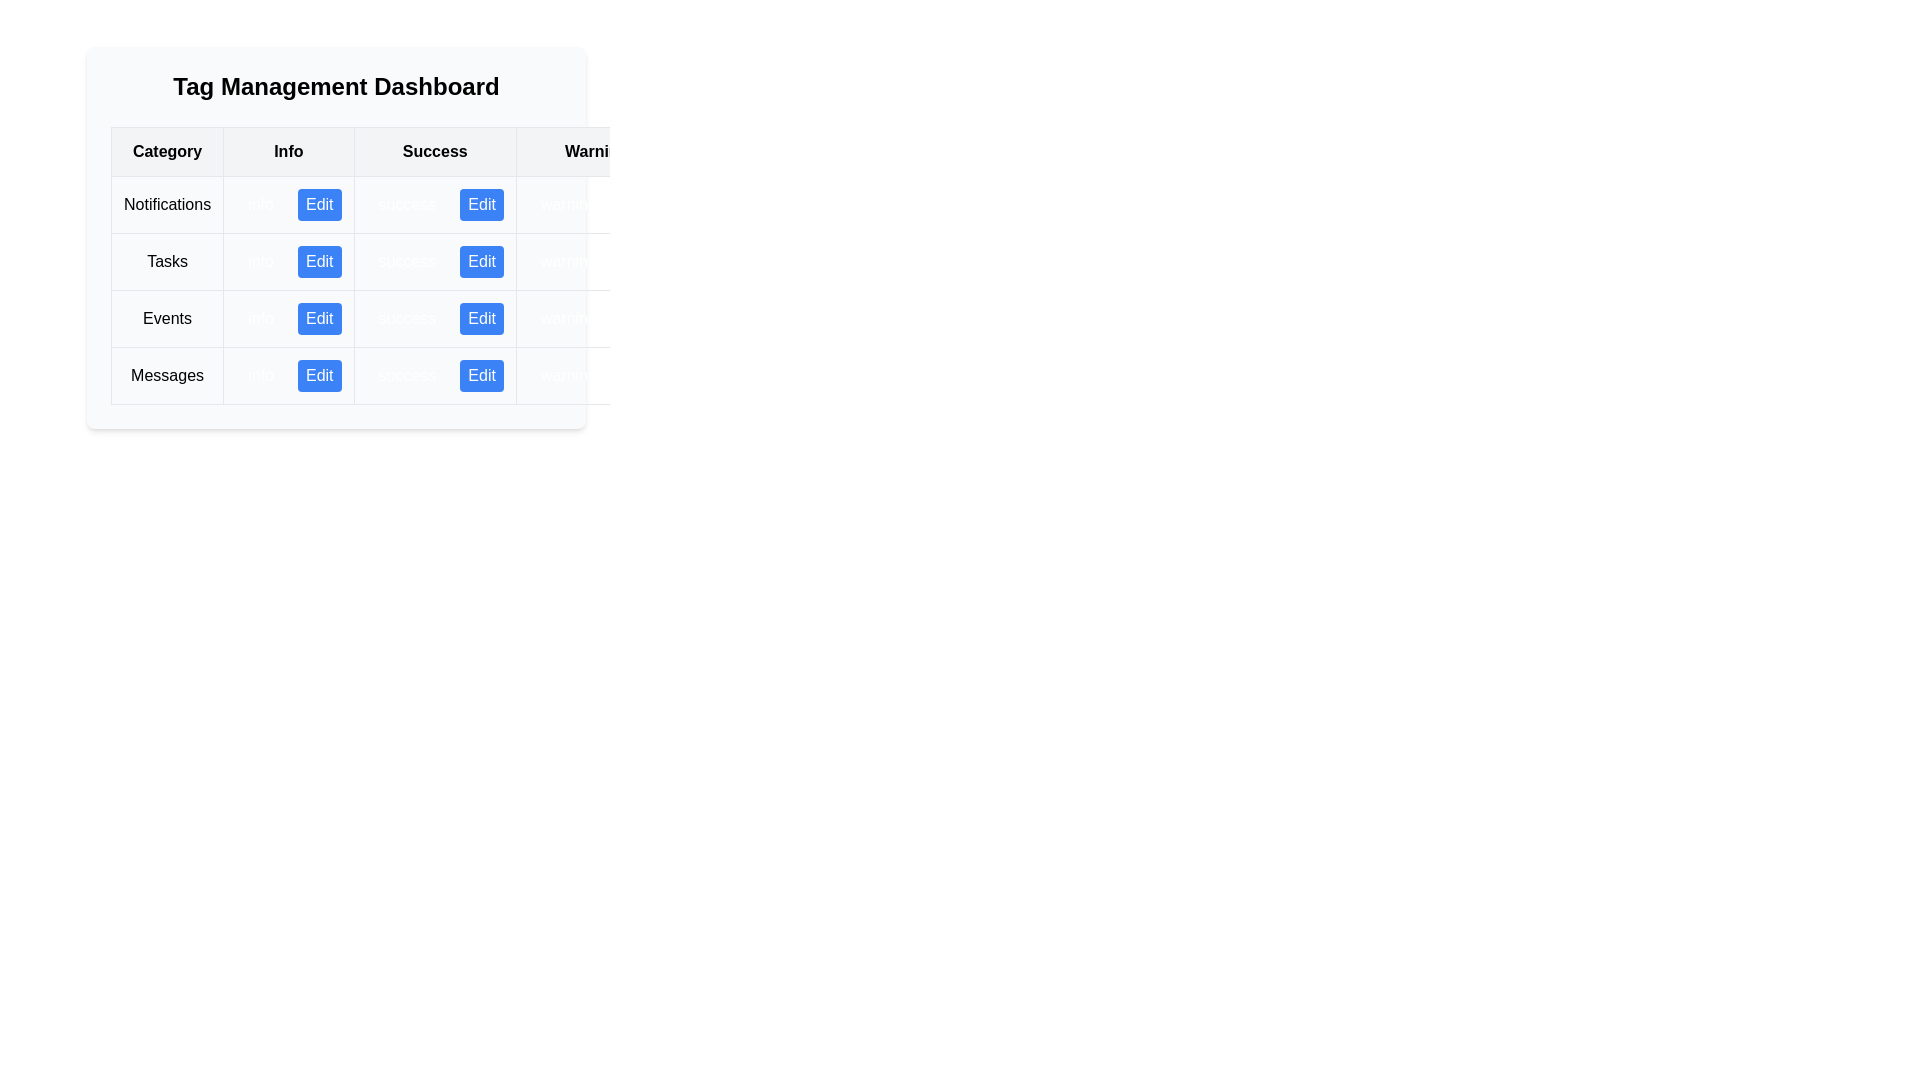 The height and width of the screenshot is (1080, 1920). Describe the element at coordinates (287, 318) in the screenshot. I see `the 'Edit' button with a blue background and white text located in the 'Info' column of the 'Events' row` at that location.